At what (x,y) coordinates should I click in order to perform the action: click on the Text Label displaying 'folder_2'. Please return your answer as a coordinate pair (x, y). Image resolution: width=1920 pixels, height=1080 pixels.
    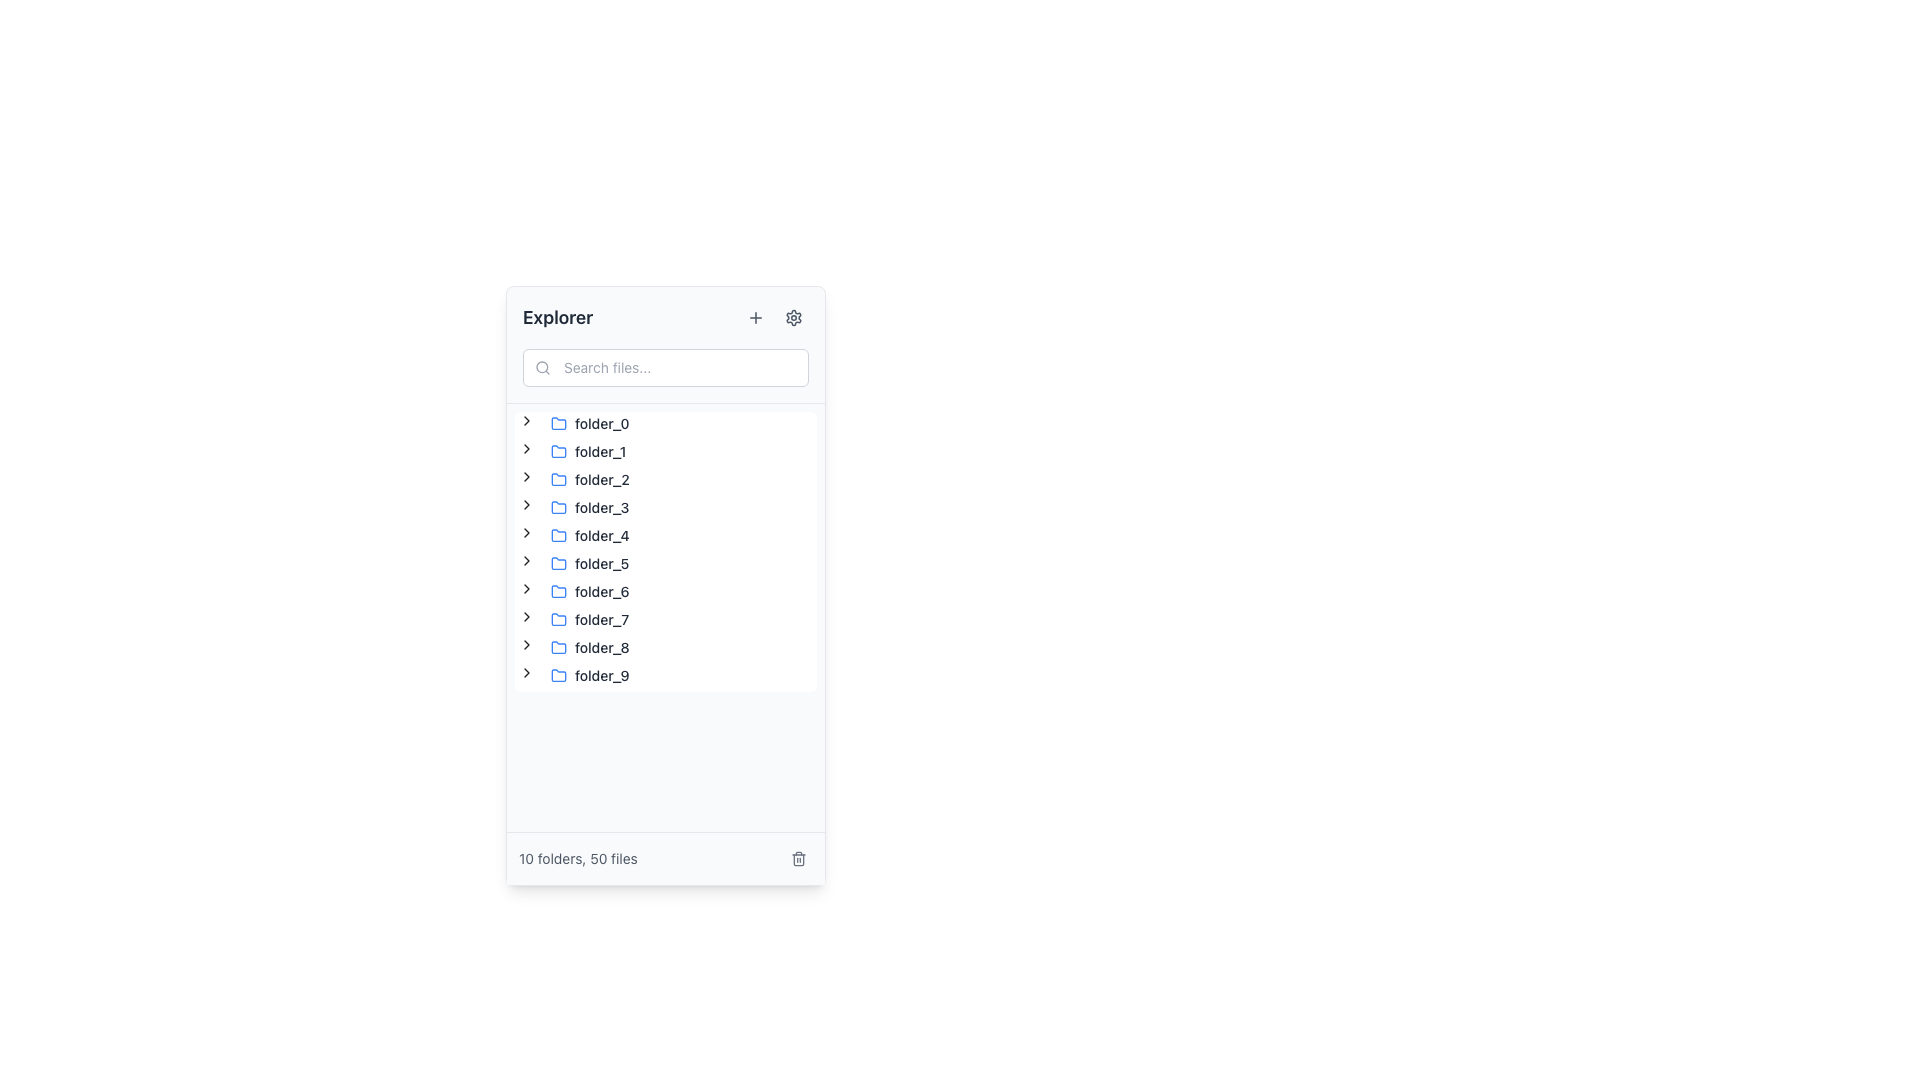
    Looking at the image, I should click on (601, 479).